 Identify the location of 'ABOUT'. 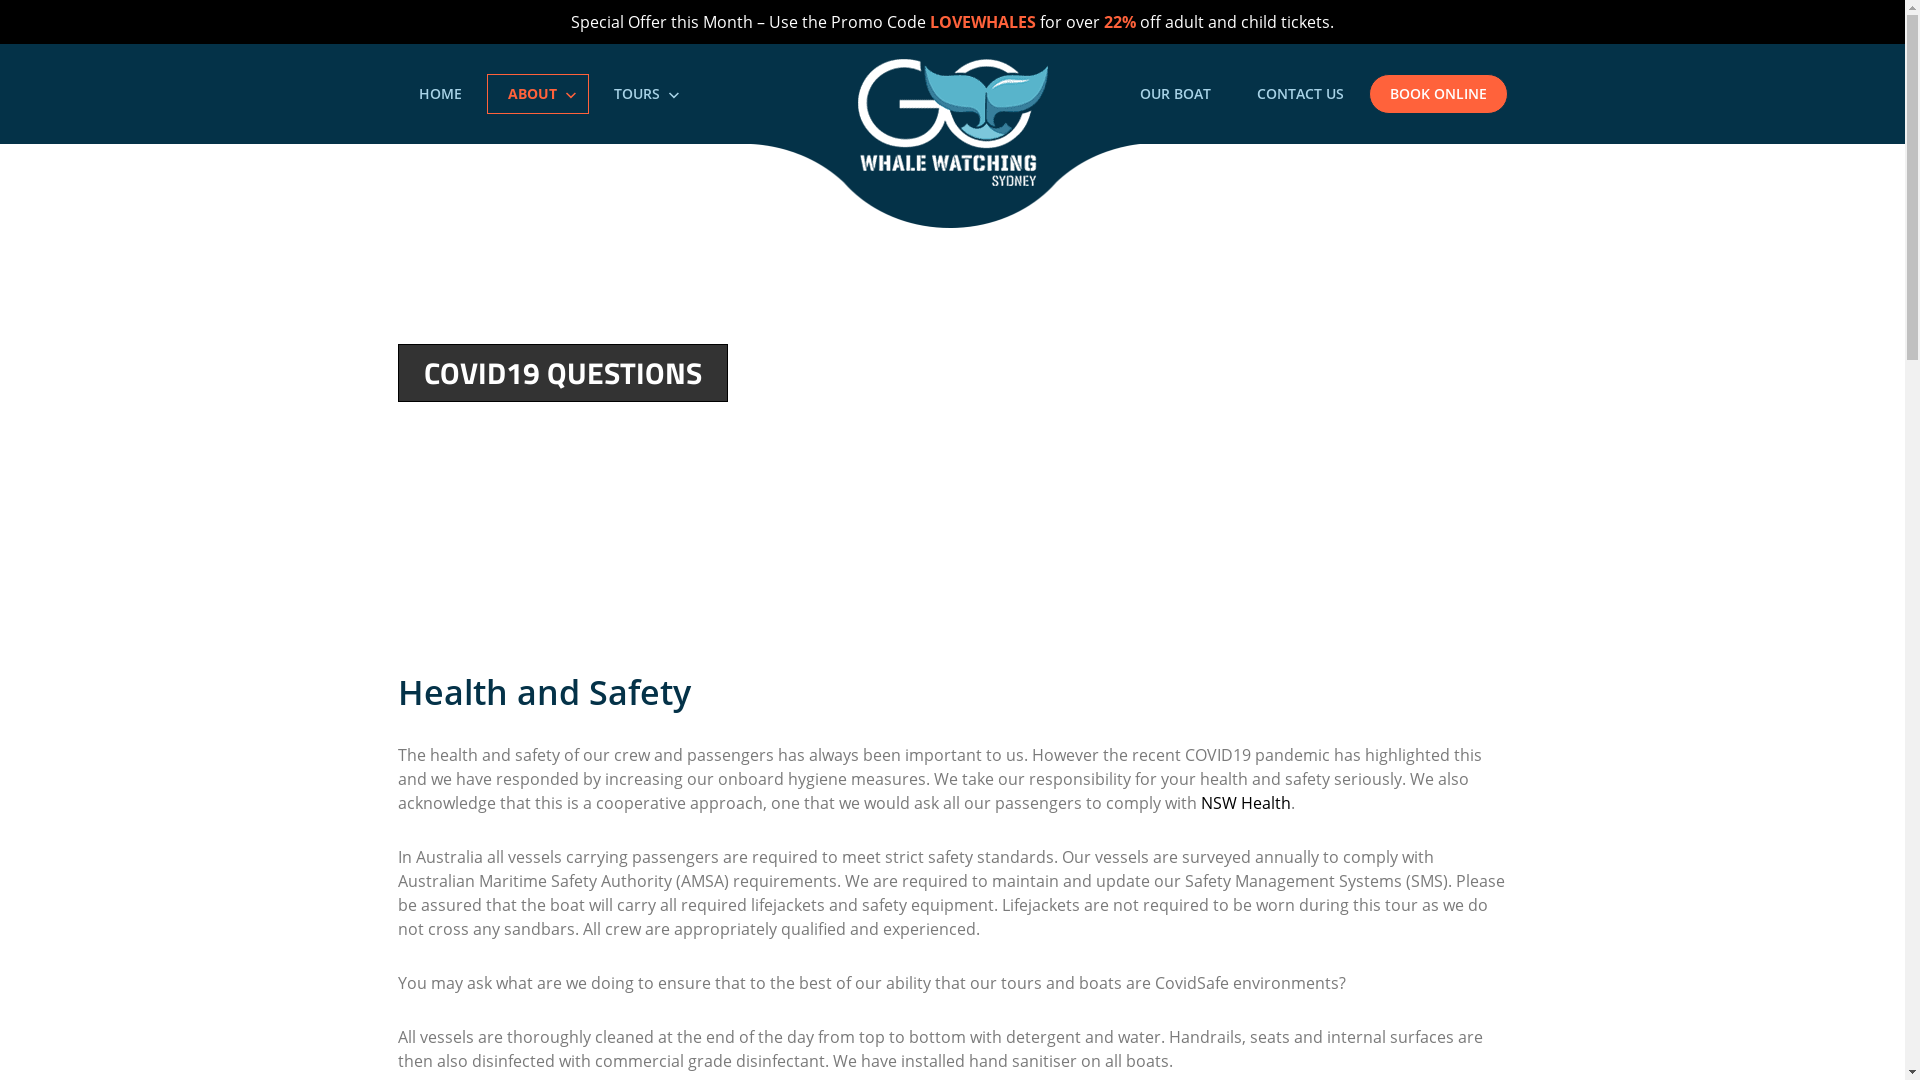
(537, 93).